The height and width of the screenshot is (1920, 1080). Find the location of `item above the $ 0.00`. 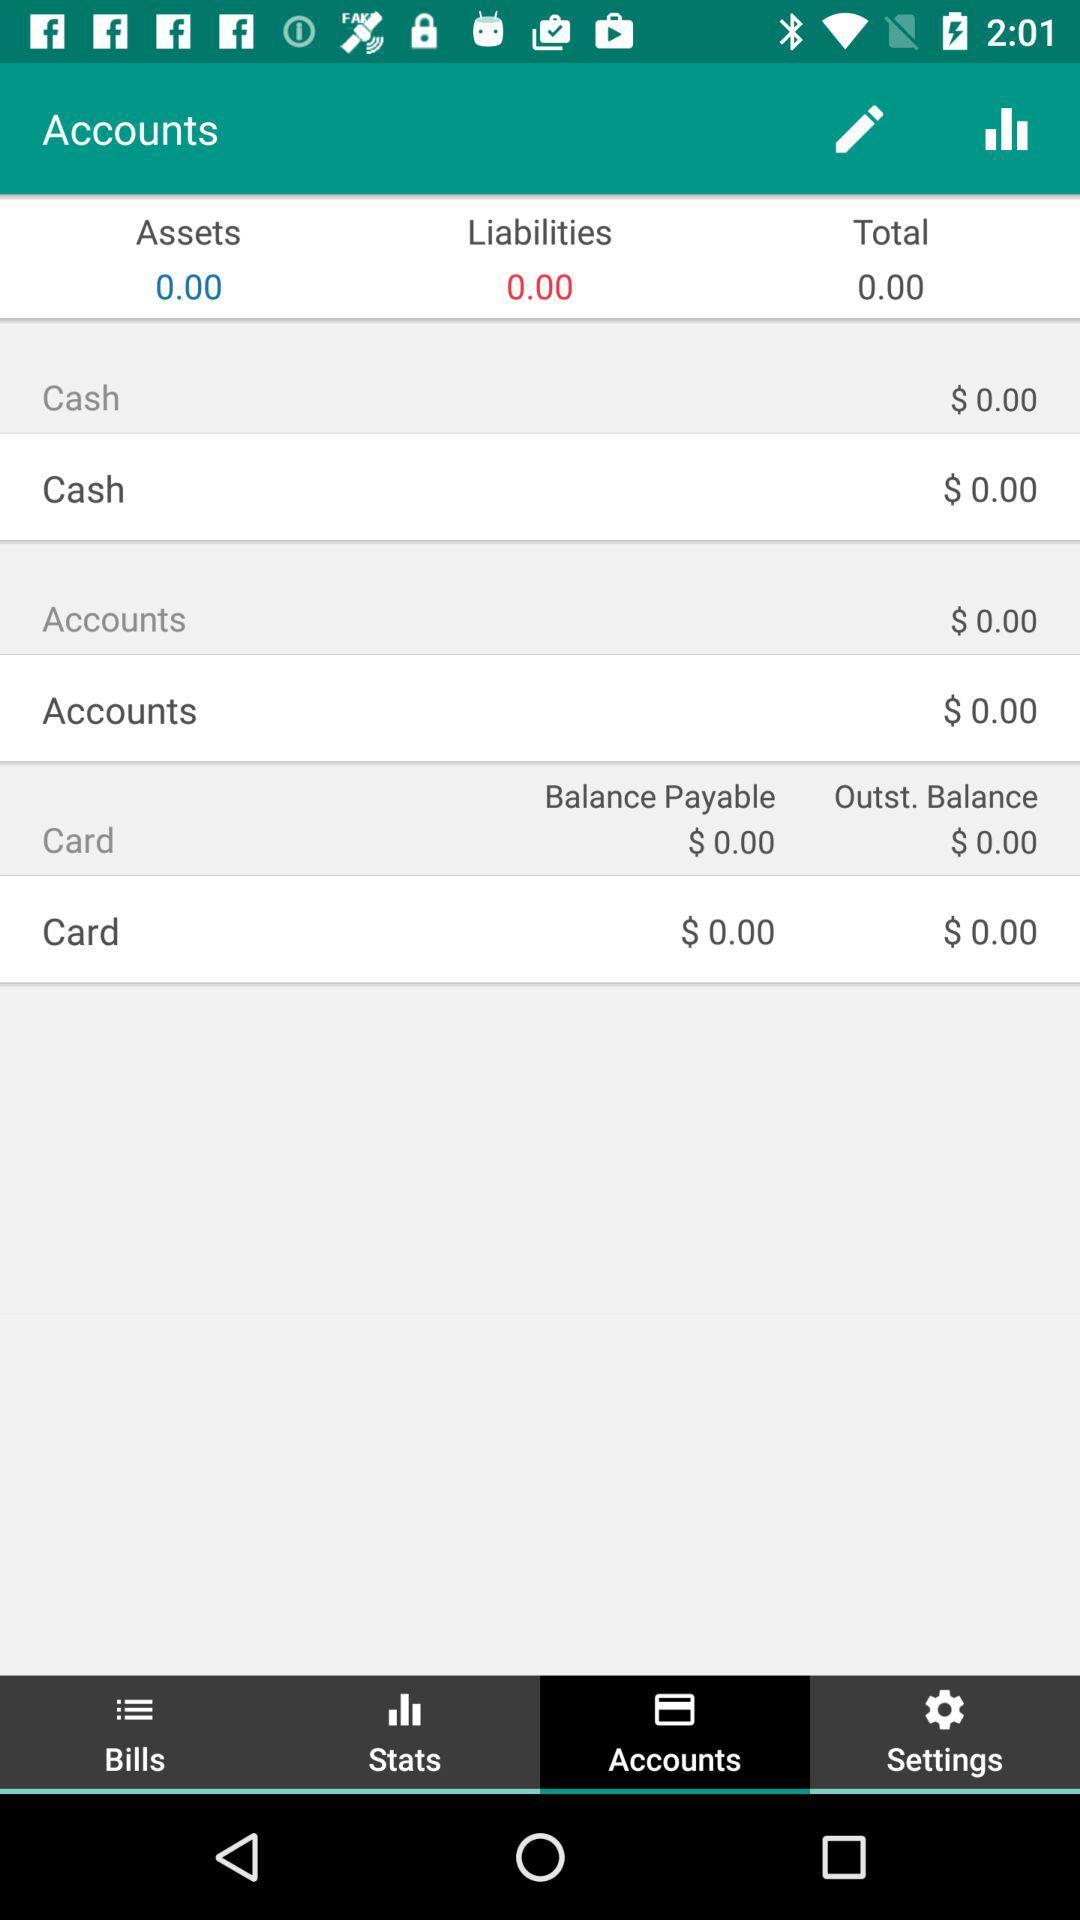

item above the $ 0.00 is located at coordinates (919, 792).